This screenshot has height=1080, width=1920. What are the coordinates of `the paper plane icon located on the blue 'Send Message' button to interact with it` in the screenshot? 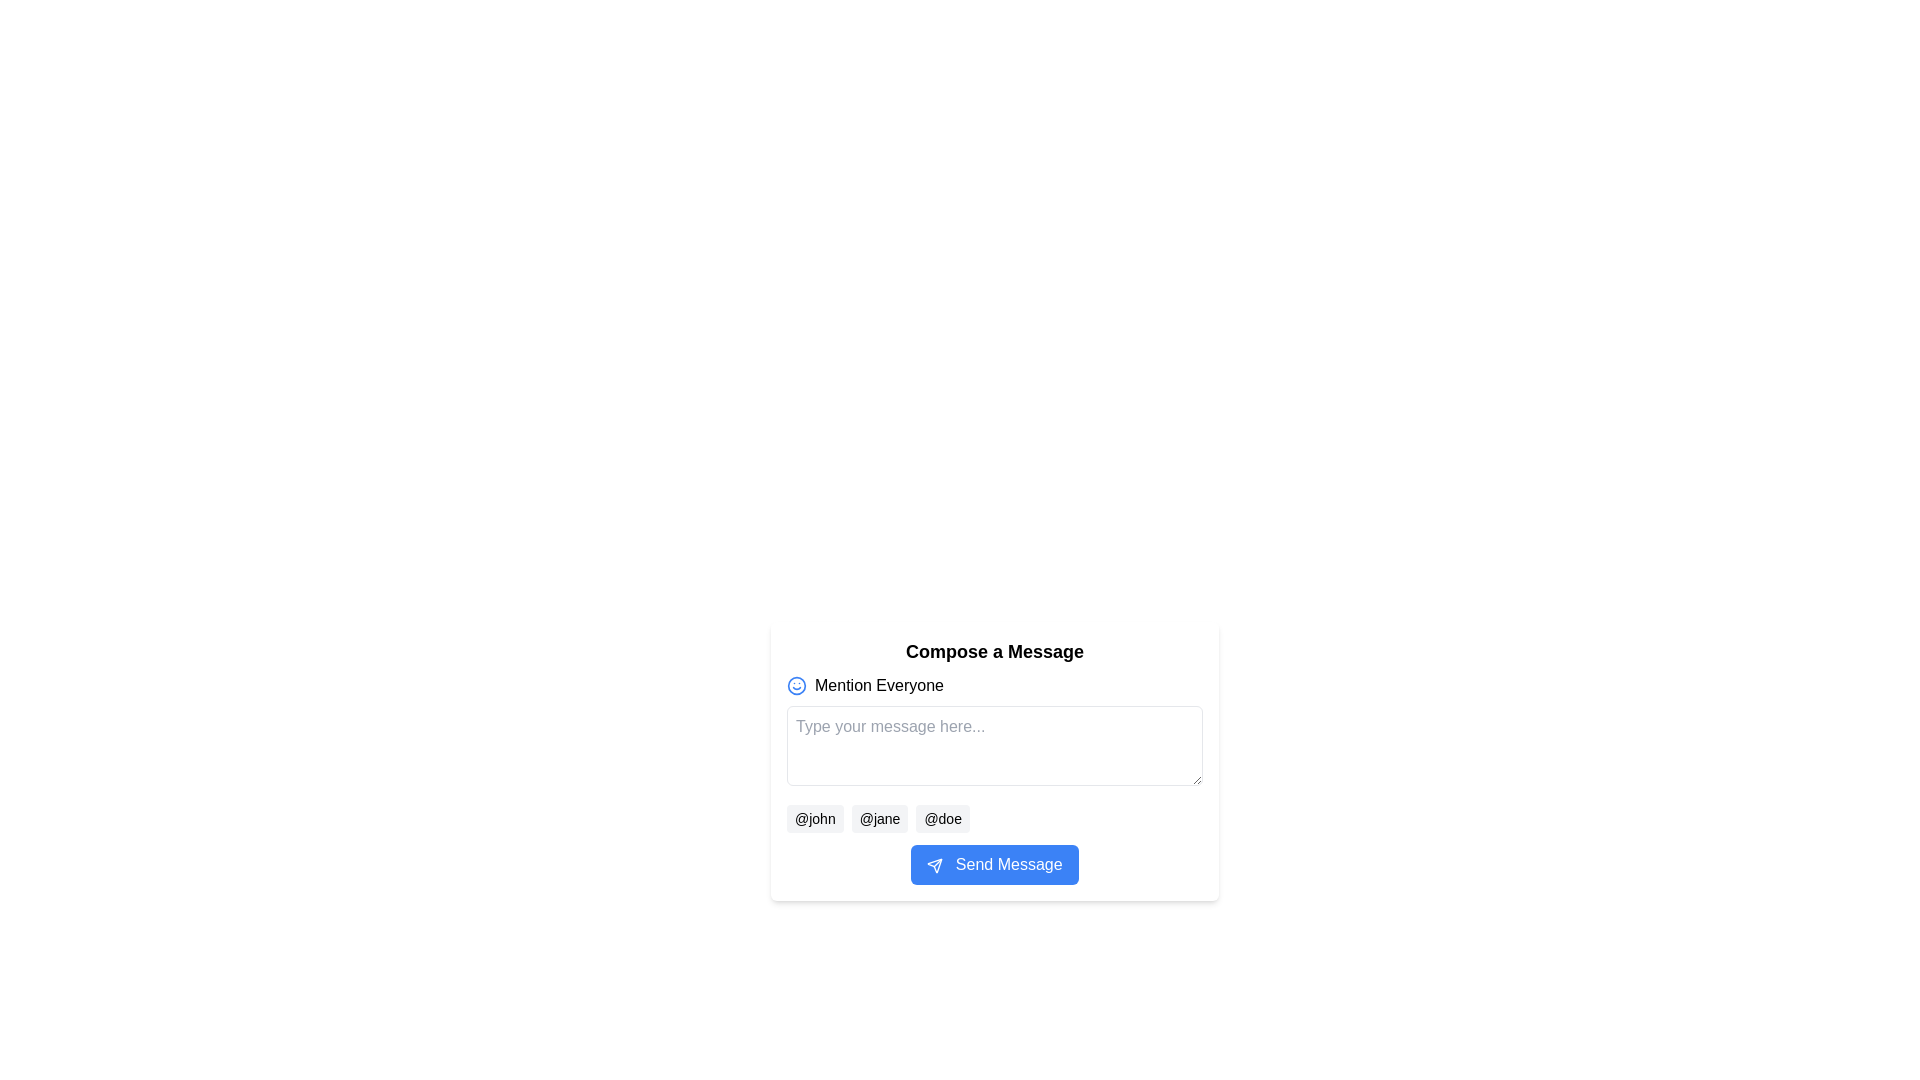 It's located at (934, 864).